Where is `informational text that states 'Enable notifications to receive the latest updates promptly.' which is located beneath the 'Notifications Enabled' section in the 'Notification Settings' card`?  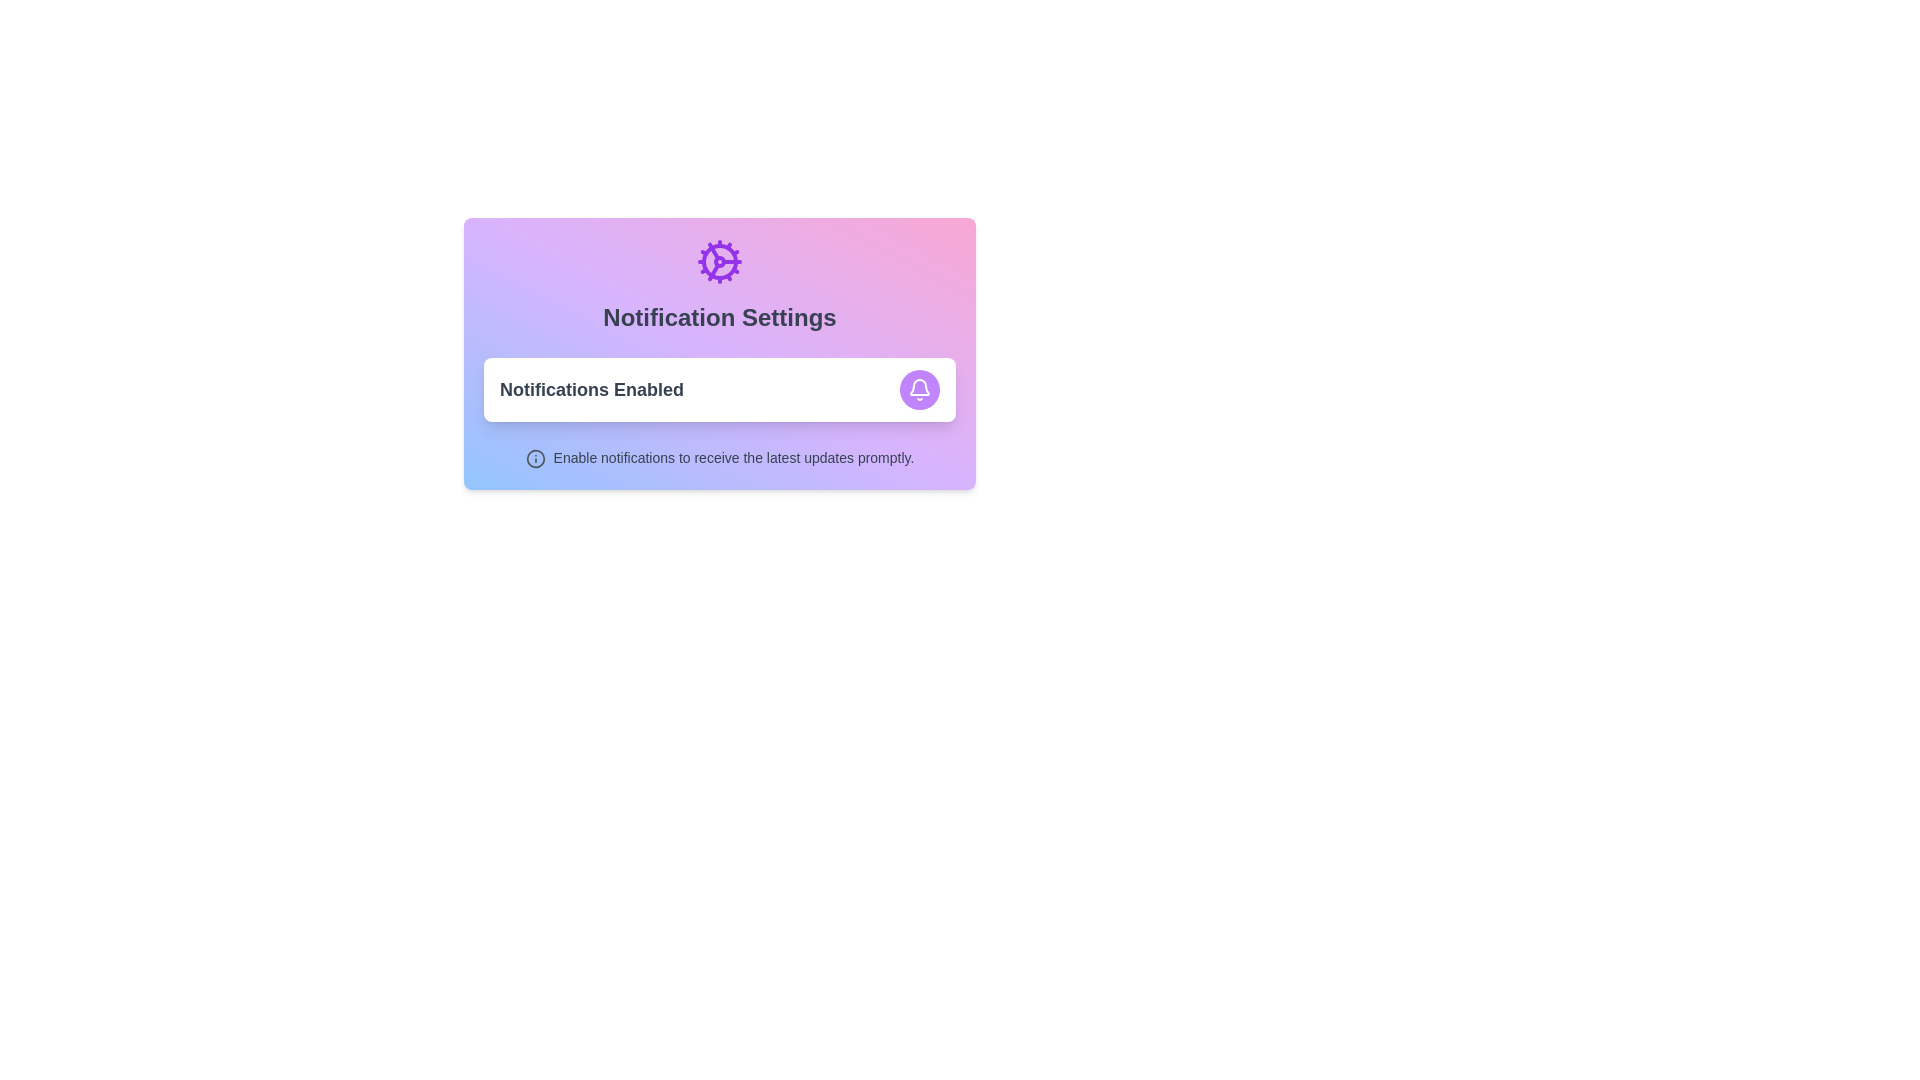 informational text that states 'Enable notifications to receive the latest updates promptly.' which is located beneath the 'Notifications Enabled' section in the 'Notification Settings' card is located at coordinates (720, 458).